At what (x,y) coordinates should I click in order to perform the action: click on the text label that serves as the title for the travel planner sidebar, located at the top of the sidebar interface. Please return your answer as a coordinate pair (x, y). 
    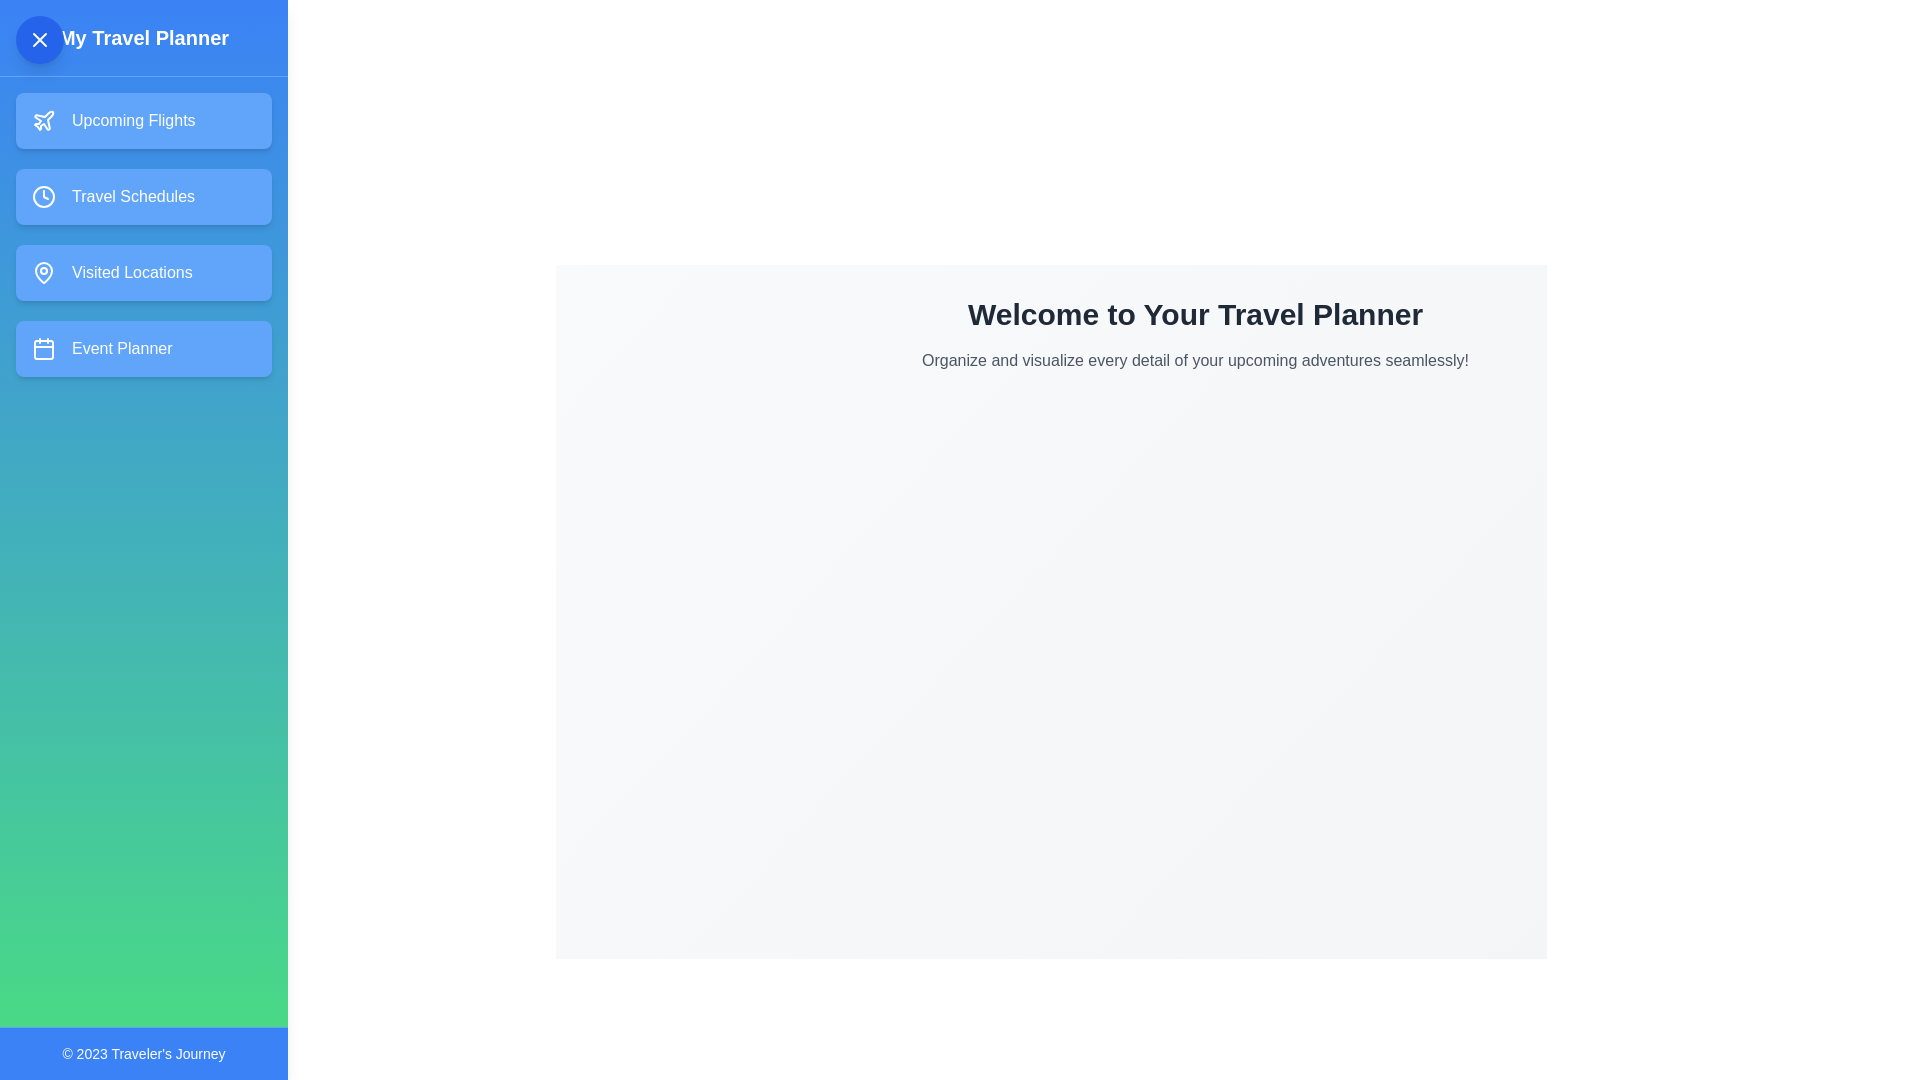
    Looking at the image, I should click on (143, 38).